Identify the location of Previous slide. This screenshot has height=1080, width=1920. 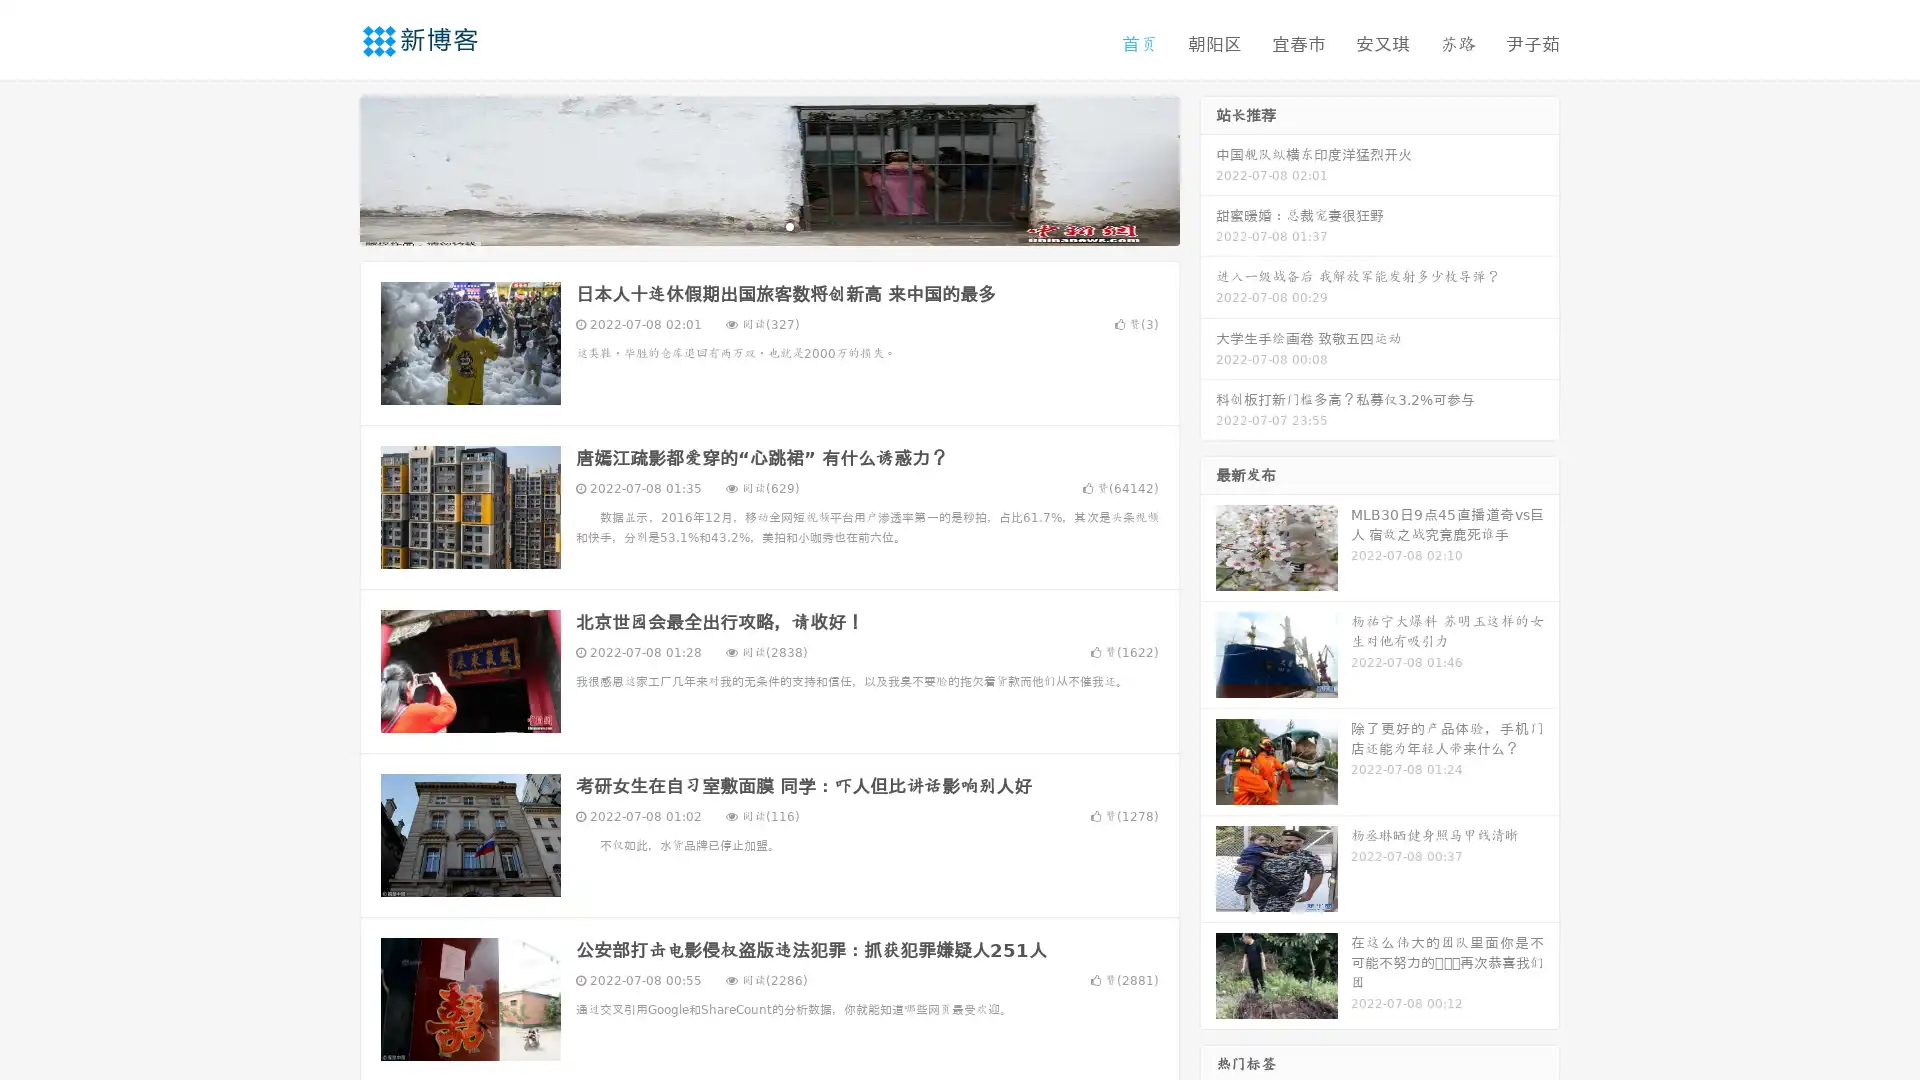
(330, 168).